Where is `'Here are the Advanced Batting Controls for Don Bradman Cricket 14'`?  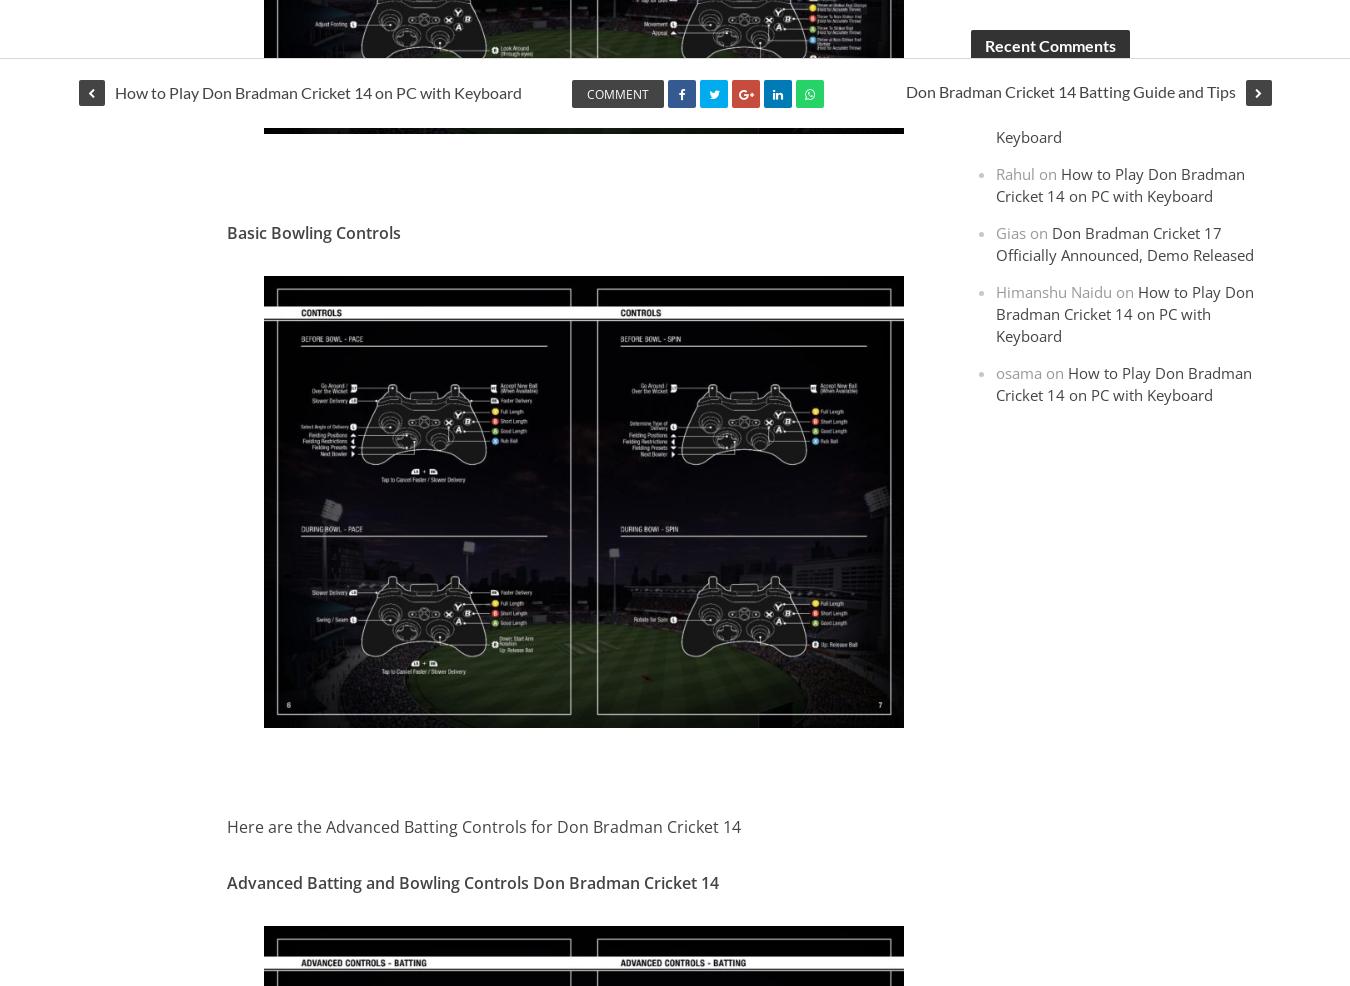
'Here are the Advanced Batting Controls for Don Bradman Cricket 14' is located at coordinates (482, 825).